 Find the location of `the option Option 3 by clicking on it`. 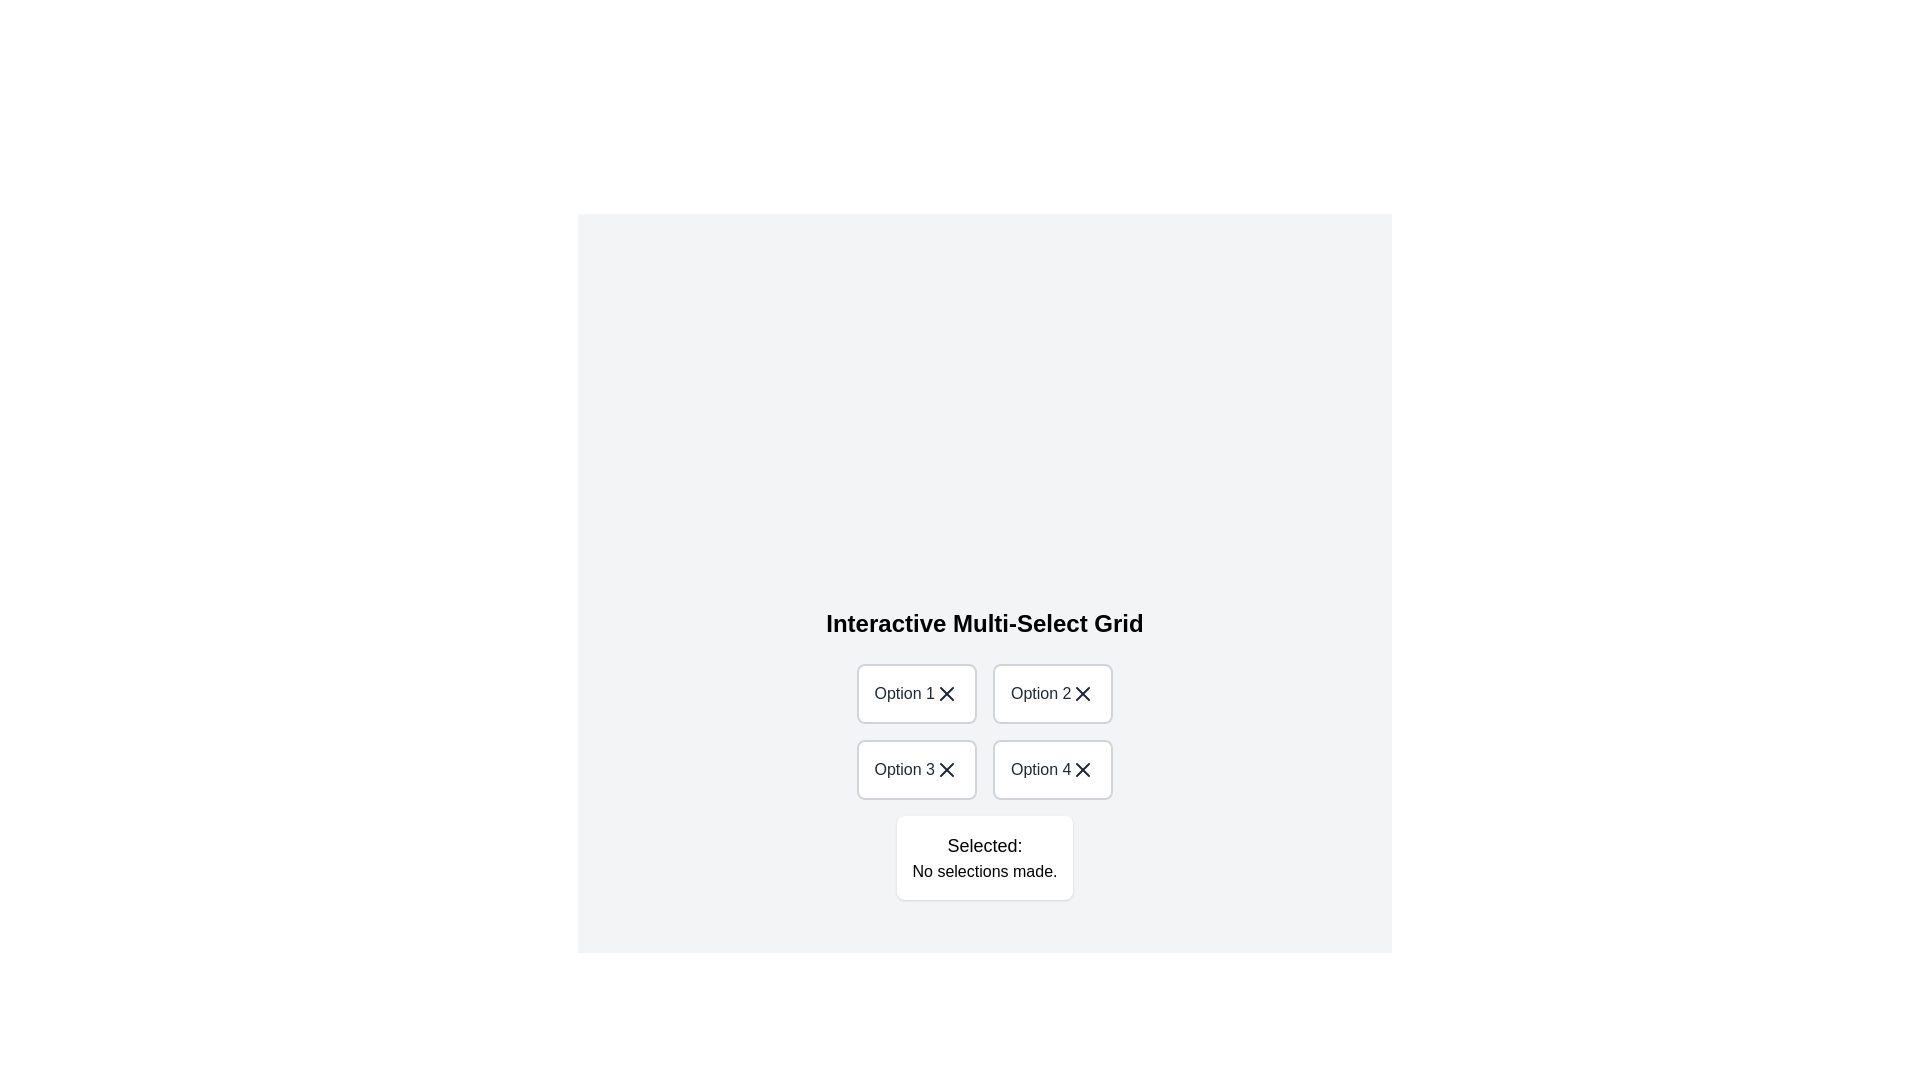

the option Option 3 by clicking on it is located at coordinates (915, 769).